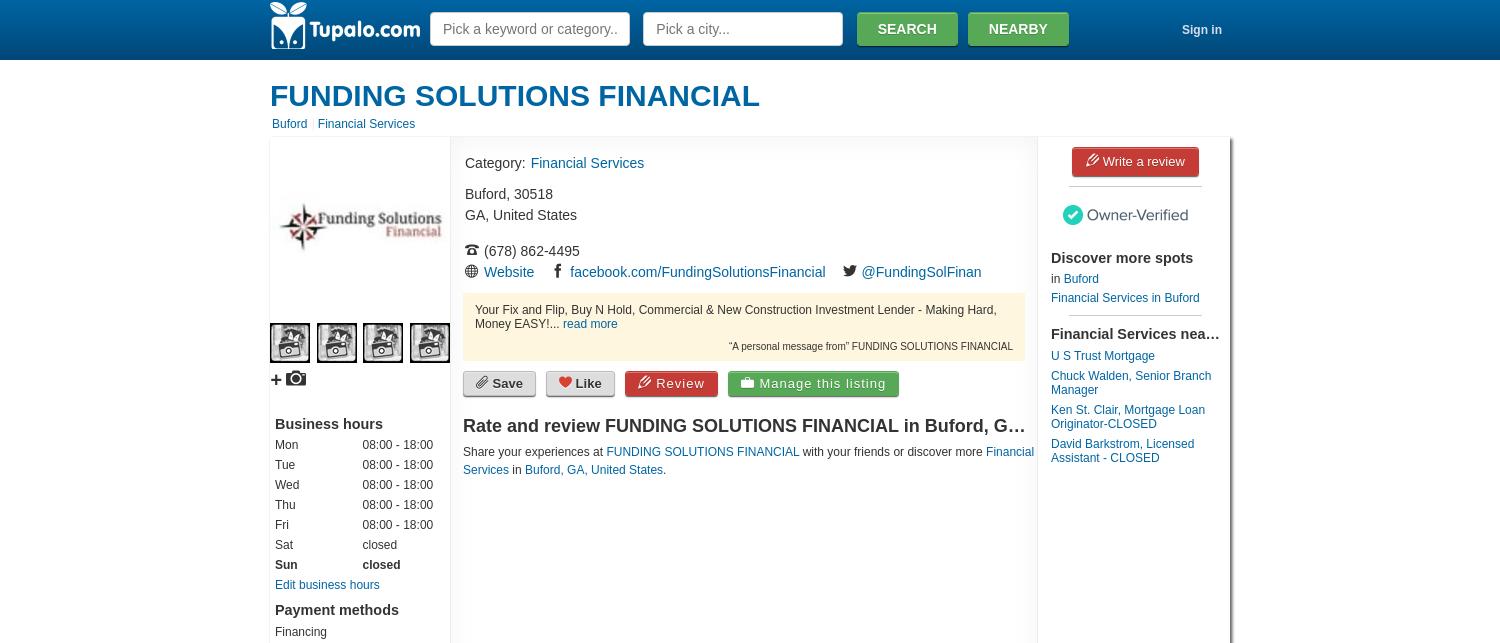 This screenshot has width=1500, height=643. Describe the element at coordinates (286, 444) in the screenshot. I see `'Mon'` at that location.